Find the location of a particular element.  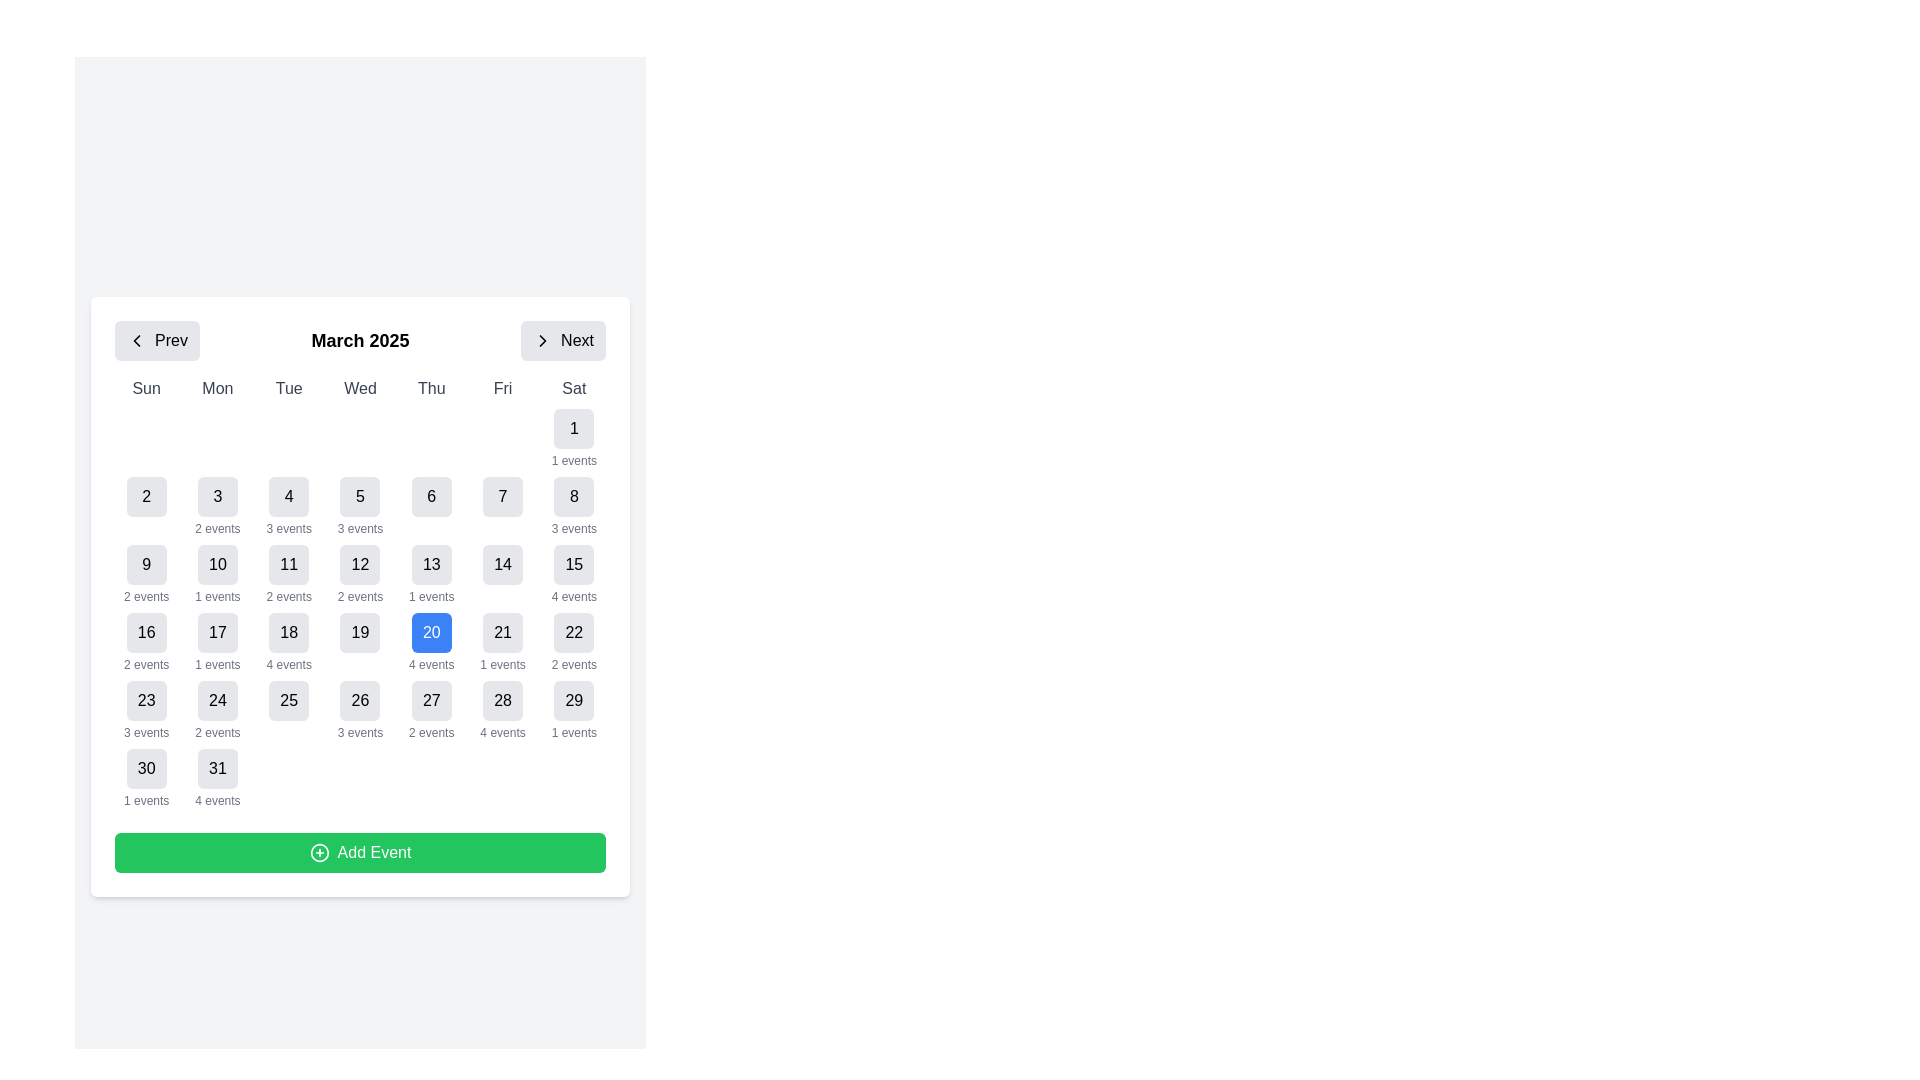

the calendar day cell that displays the date '18' and the label '4 events' to highlight or open a detailed view is located at coordinates (288, 643).